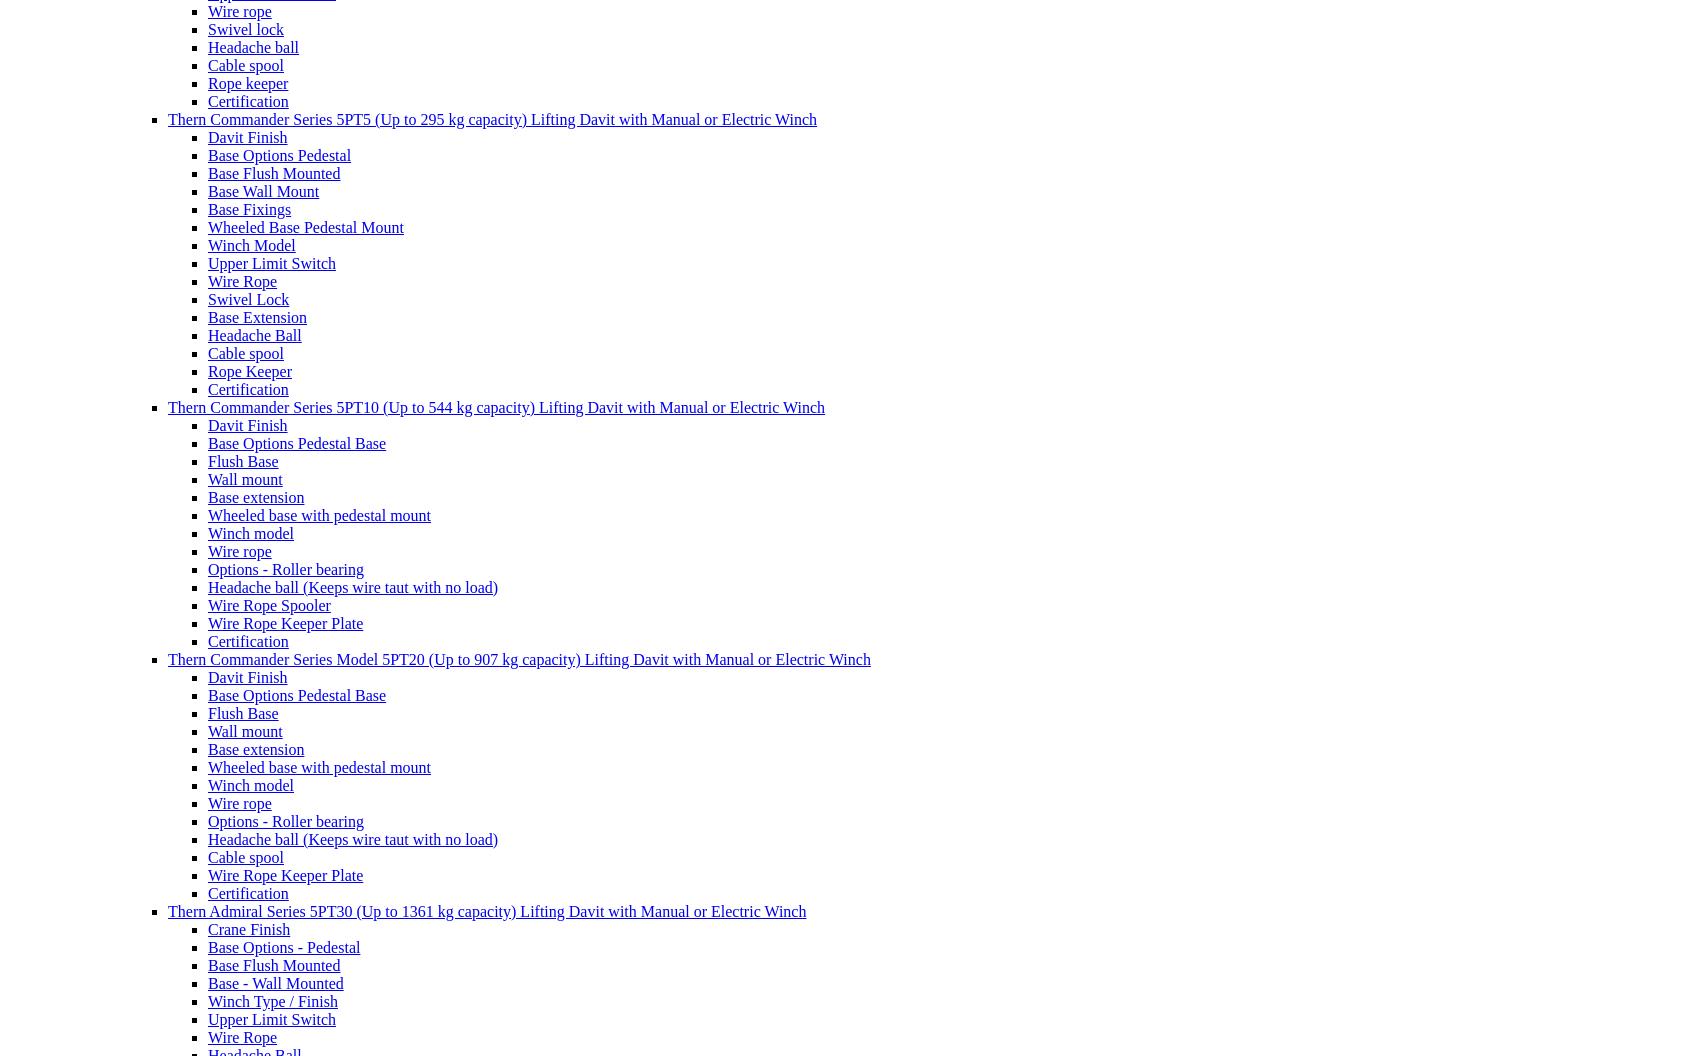  Describe the element at coordinates (496, 406) in the screenshot. I see `'Thern Commander Series 5PT10 (Up to 544 kg capacity) Lifting Davit with Manual or Electric Winch'` at that location.